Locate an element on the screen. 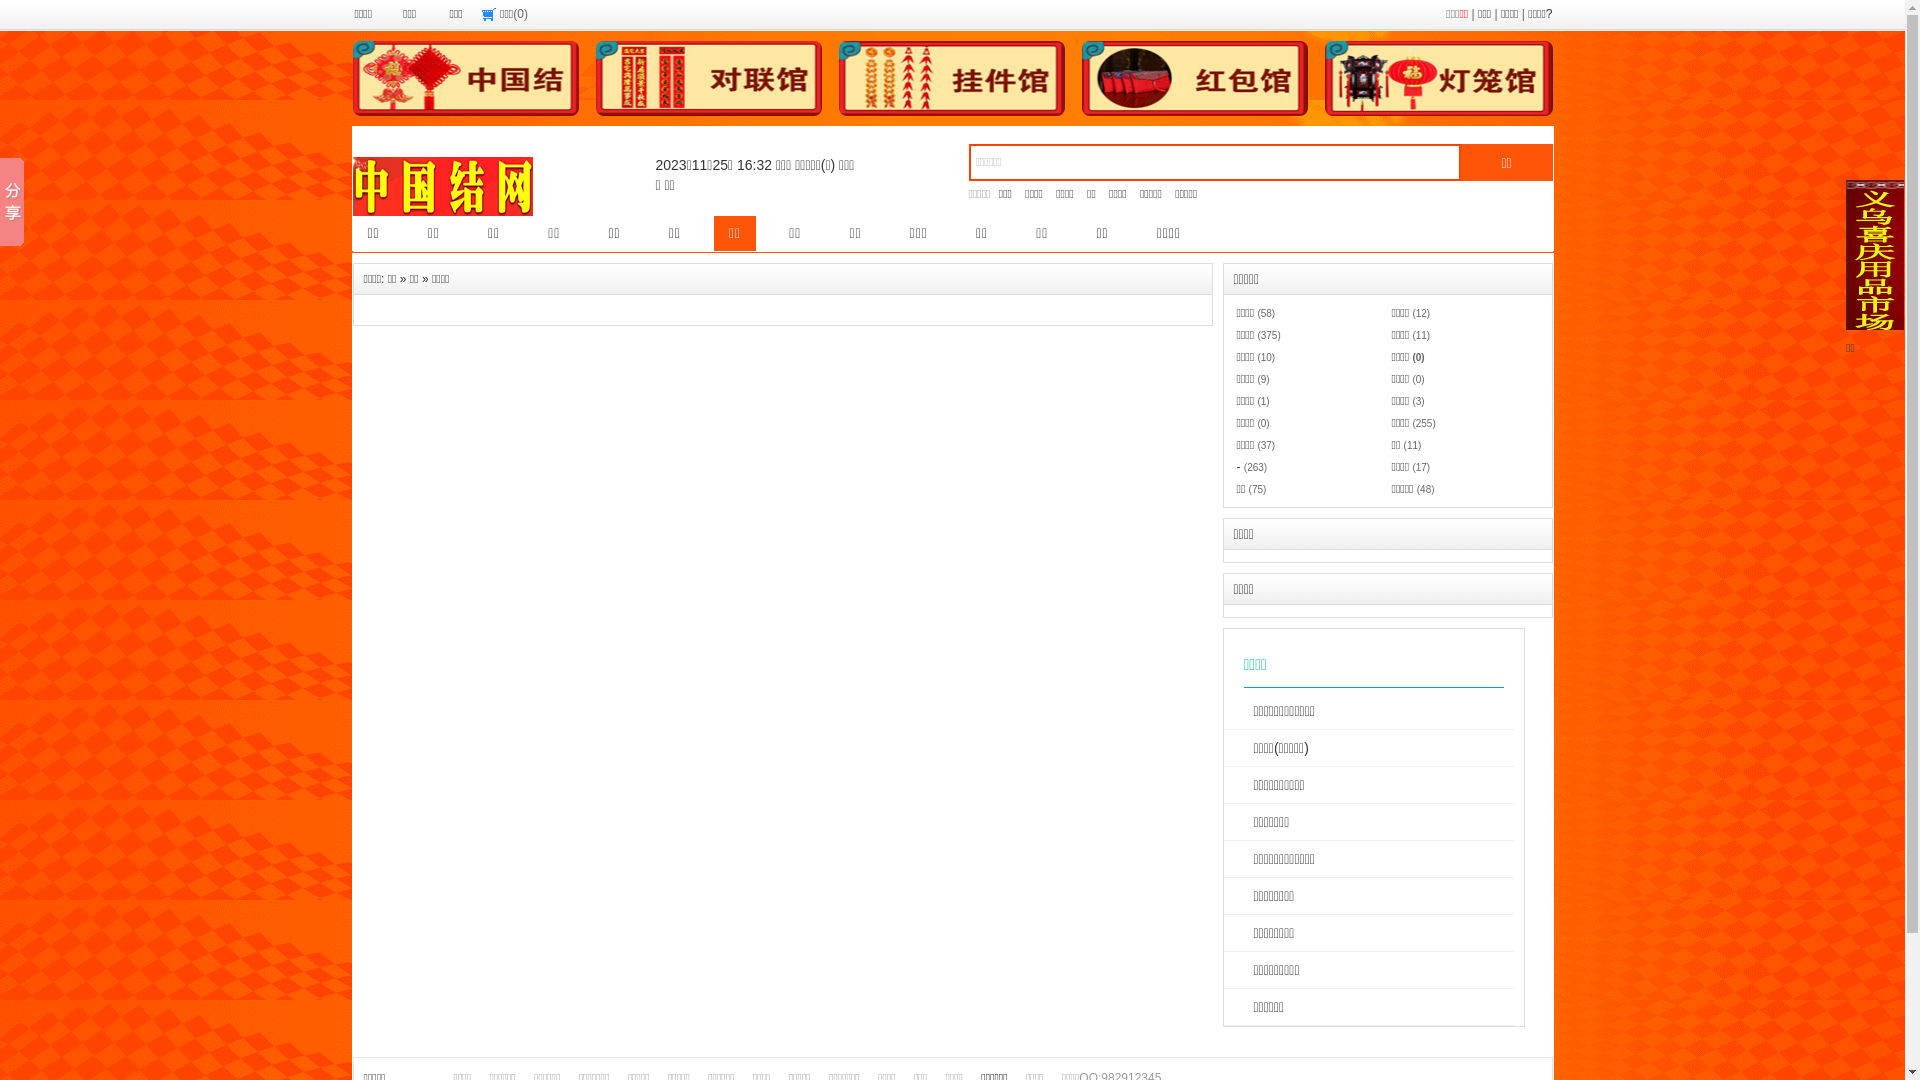 The height and width of the screenshot is (1080, 1920). '-' is located at coordinates (1237, 466).